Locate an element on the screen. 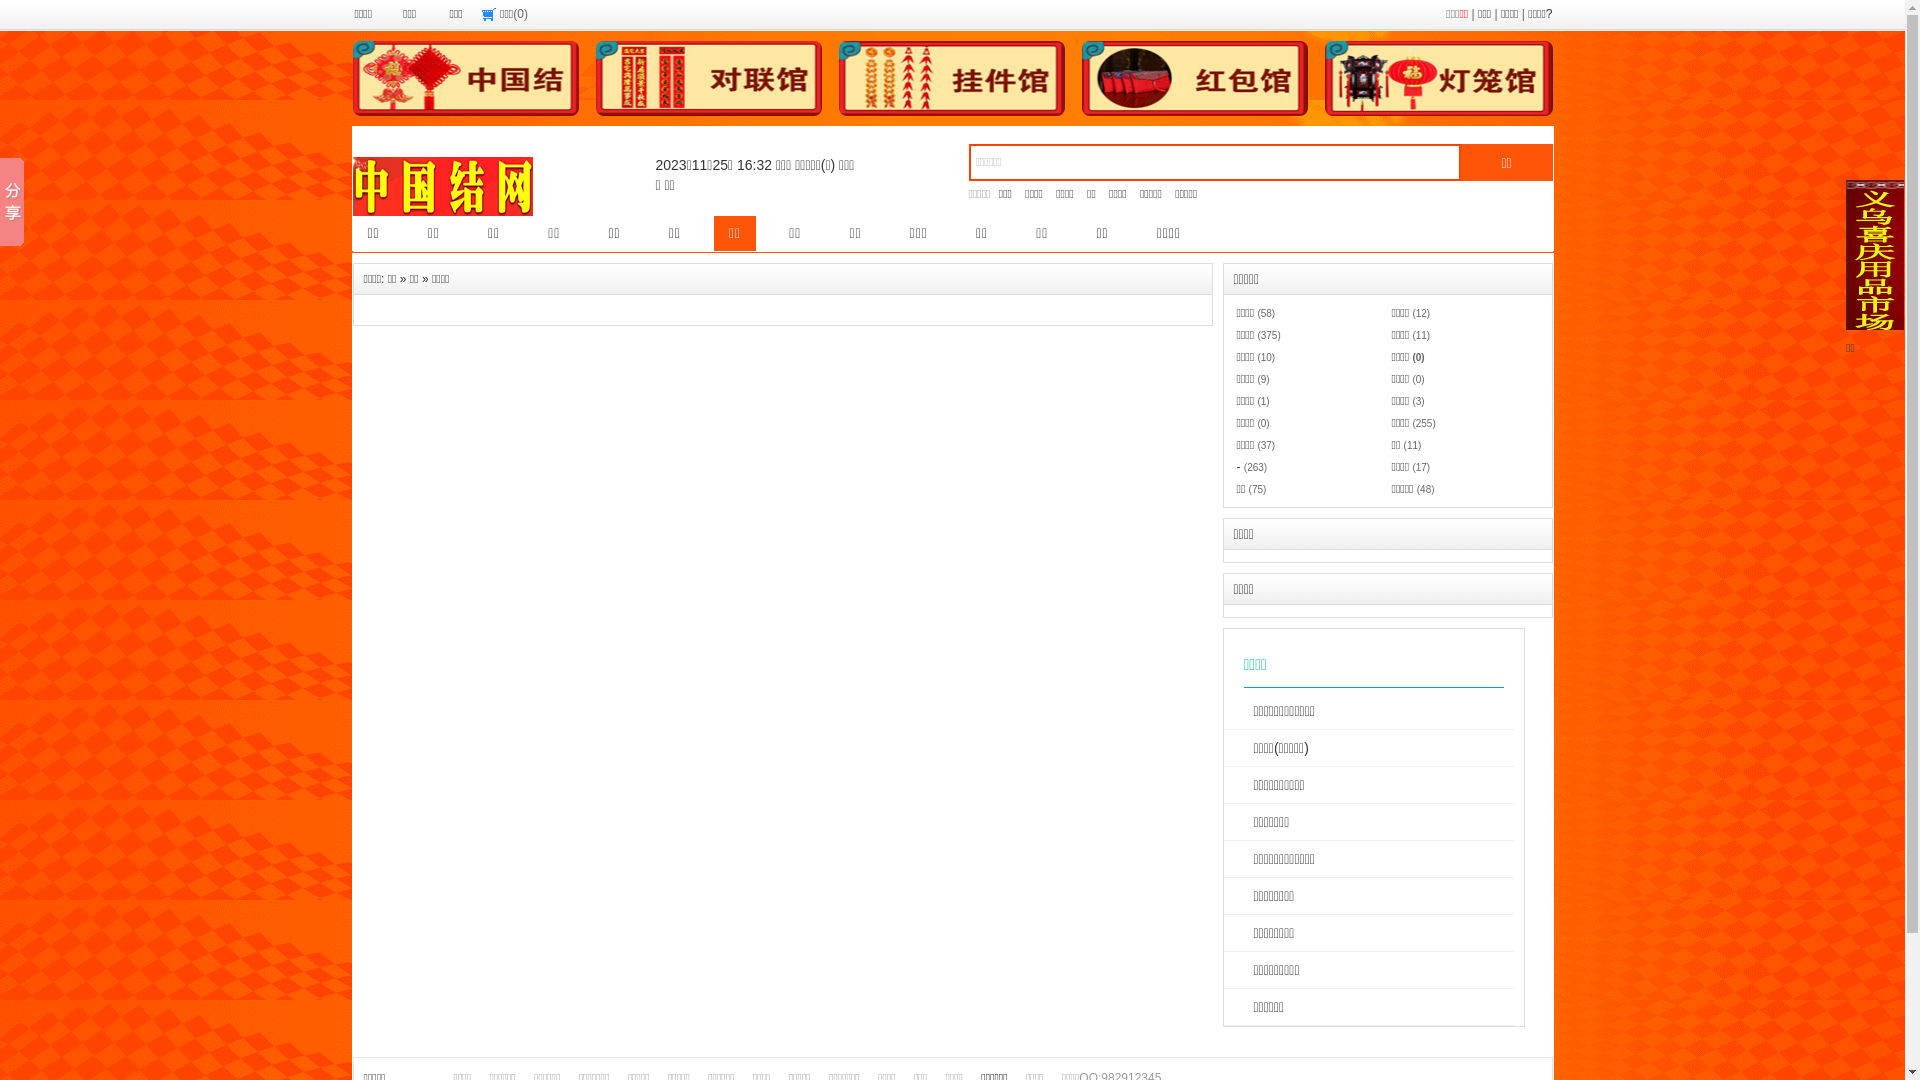 The height and width of the screenshot is (1080, 1920). '-' is located at coordinates (1237, 466).